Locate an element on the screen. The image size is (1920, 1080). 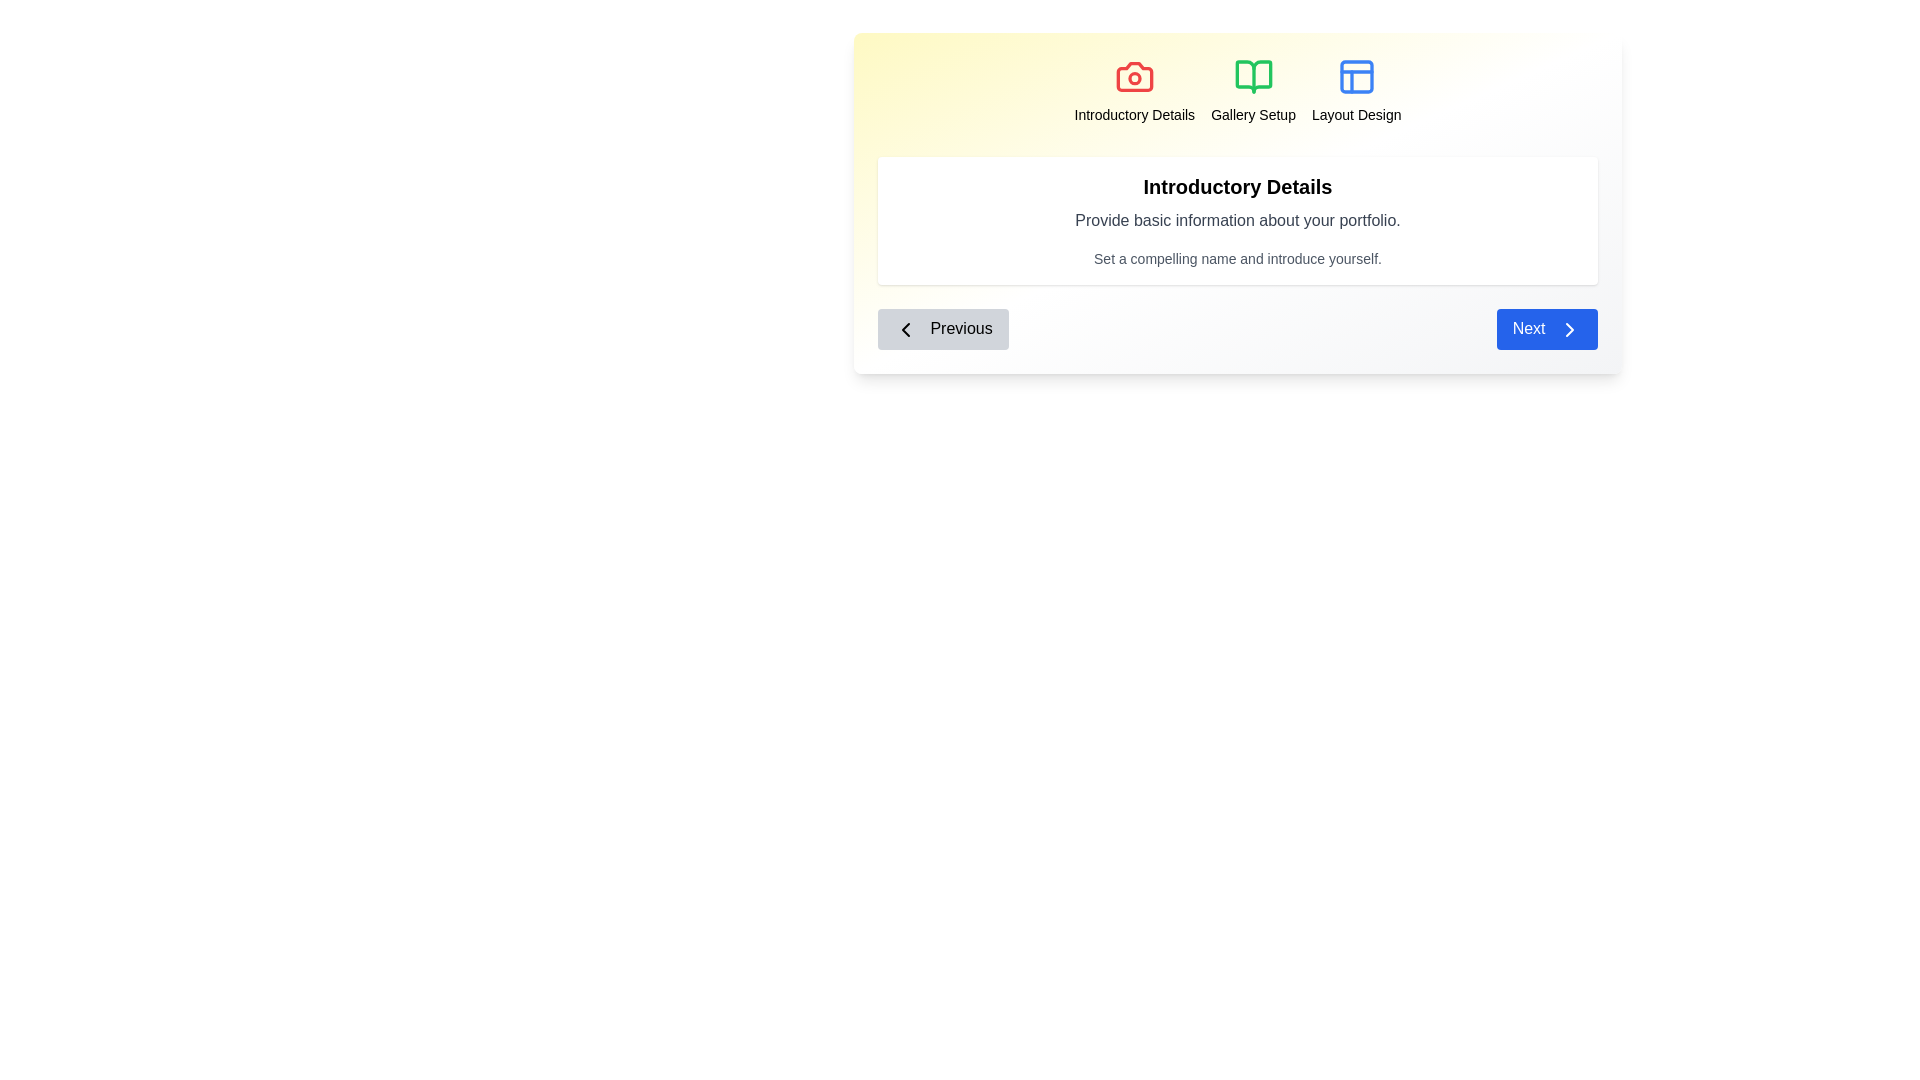
the right-facing chevron icon inside the blue 'Next' button is located at coordinates (1568, 327).